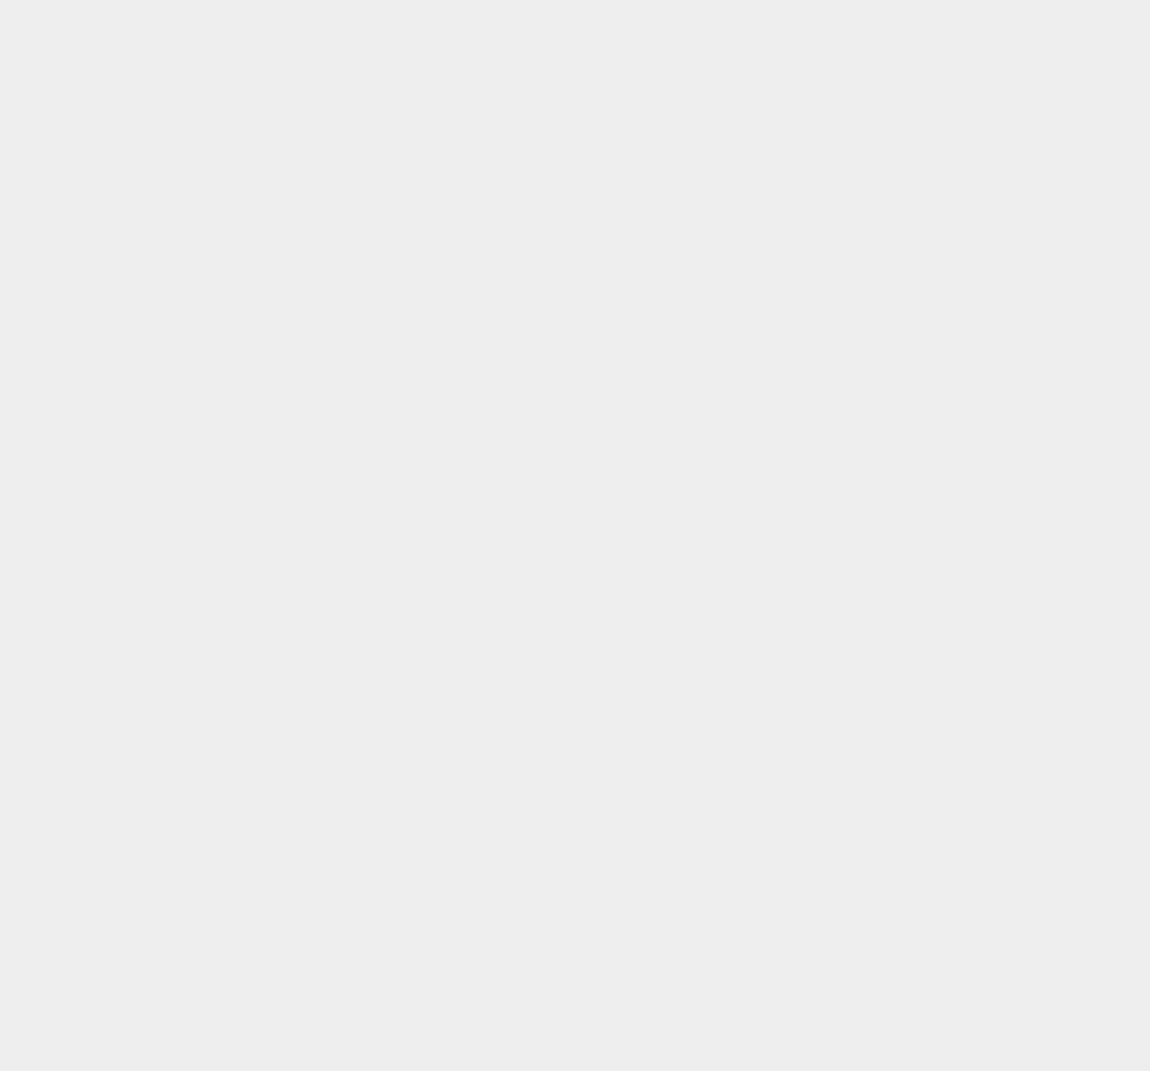 This screenshot has height=1071, width=1150. I want to click on 'Root Android', so click(852, 391).